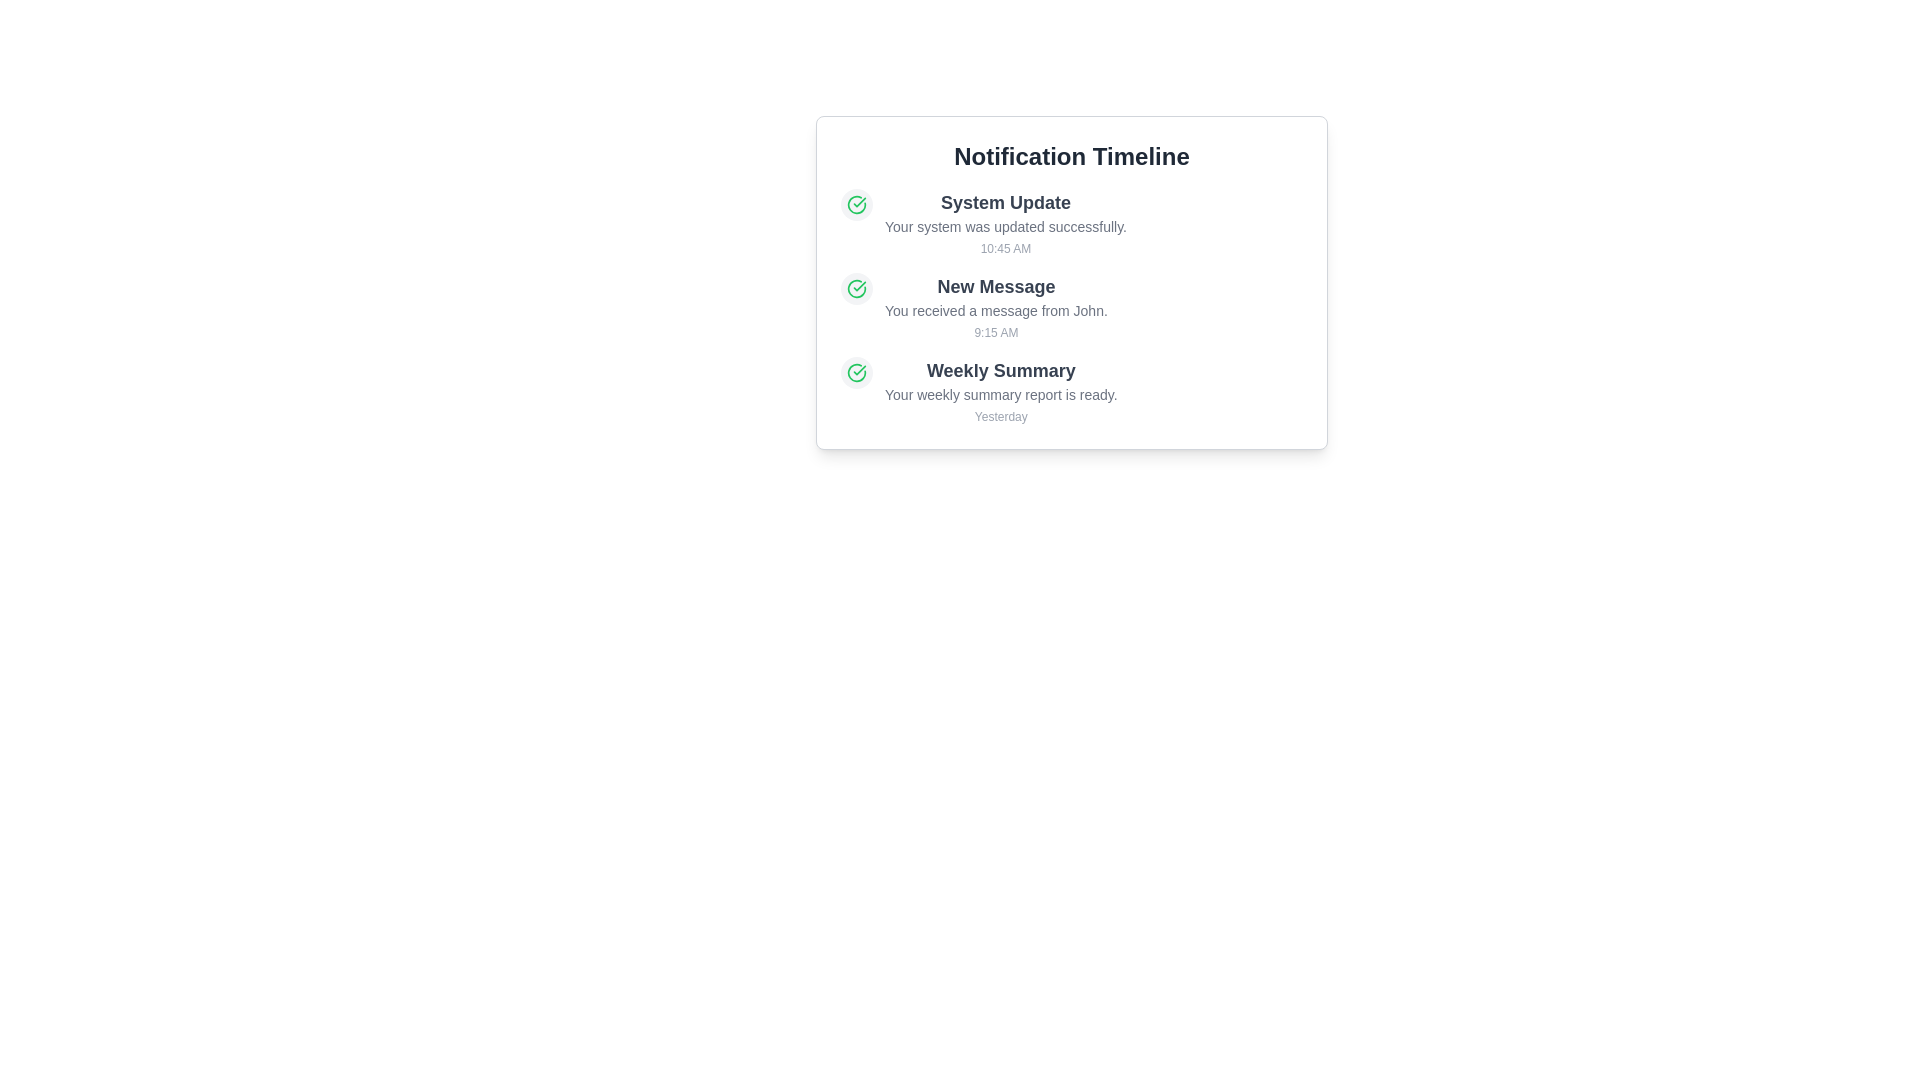 The width and height of the screenshot is (1920, 1080). I want to click on the bold text label displaying 'Notification Timeline', which is styled as a header in dark gray color at the top of the notification section, so click(1070, 156).